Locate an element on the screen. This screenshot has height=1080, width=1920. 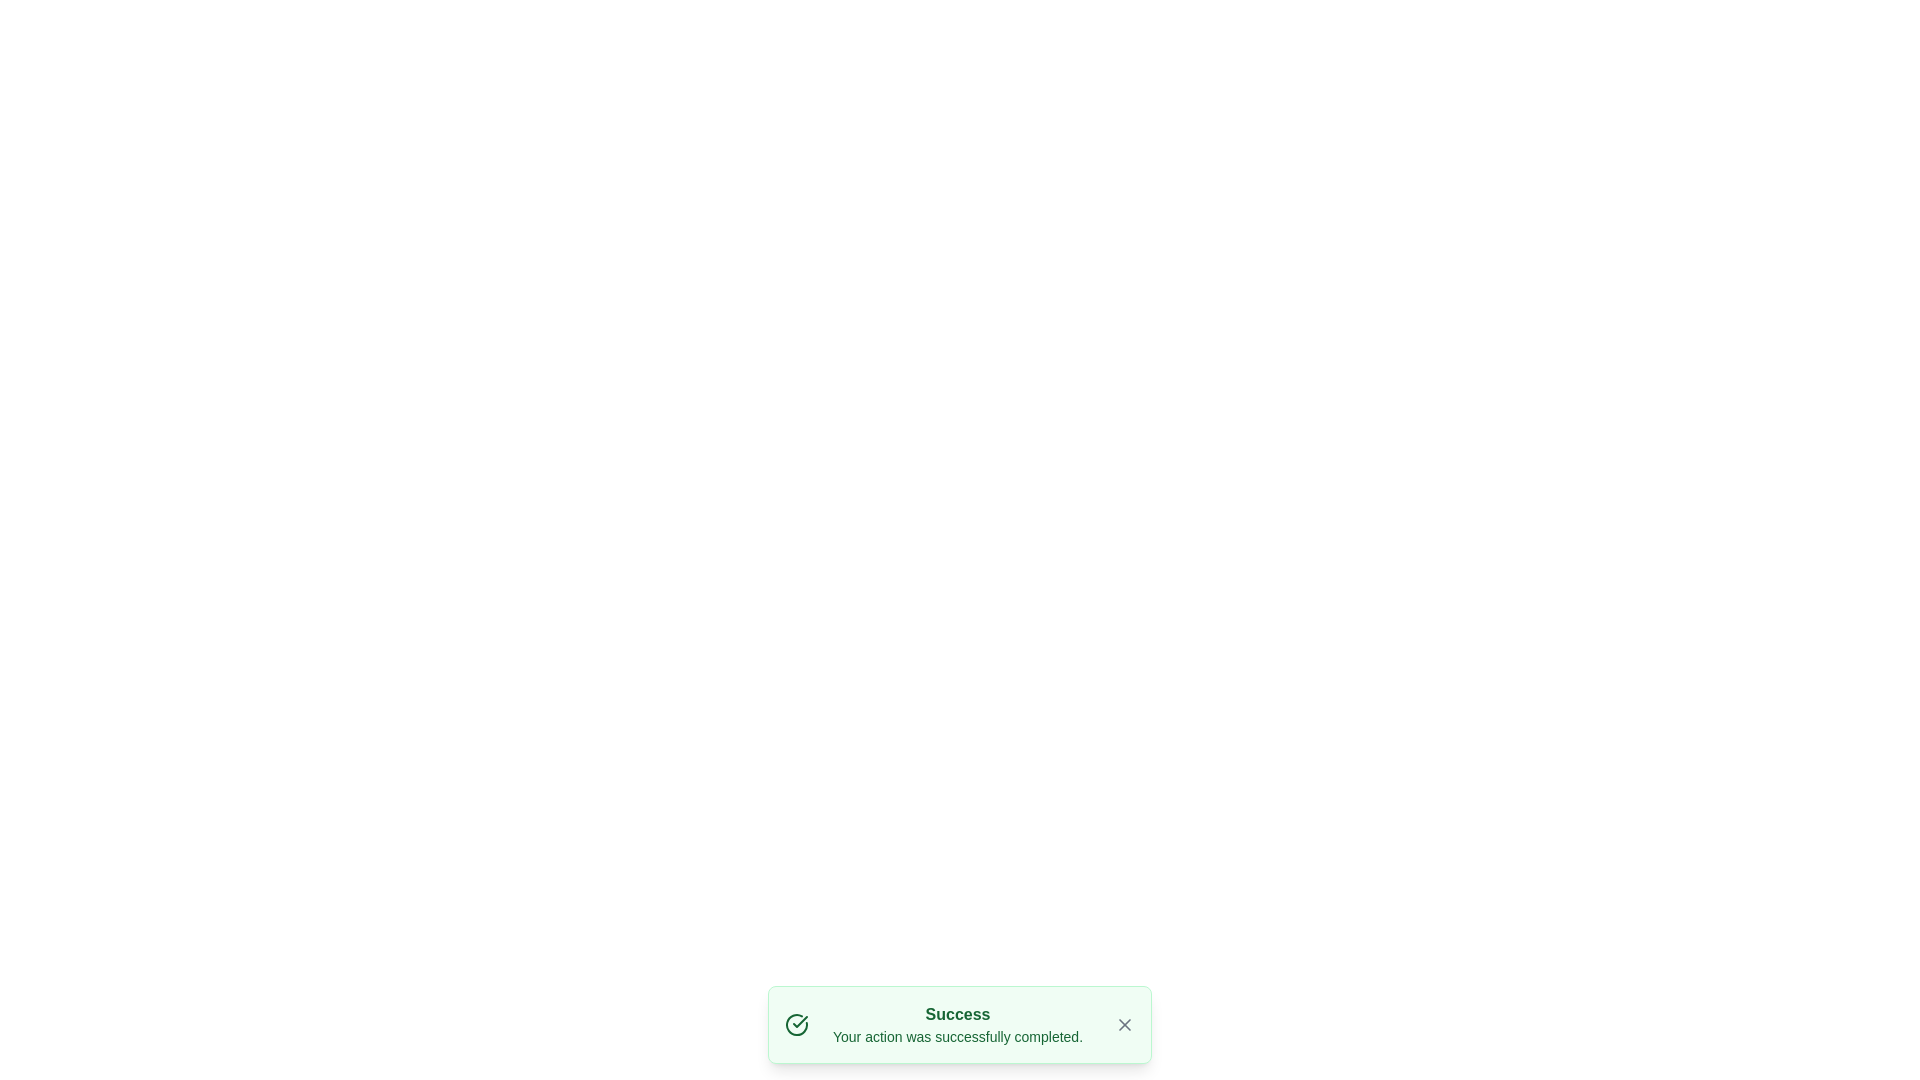
the graphical icon in the bottom-right corner of the success message dialog box is located at coordinates (1124, 1025).